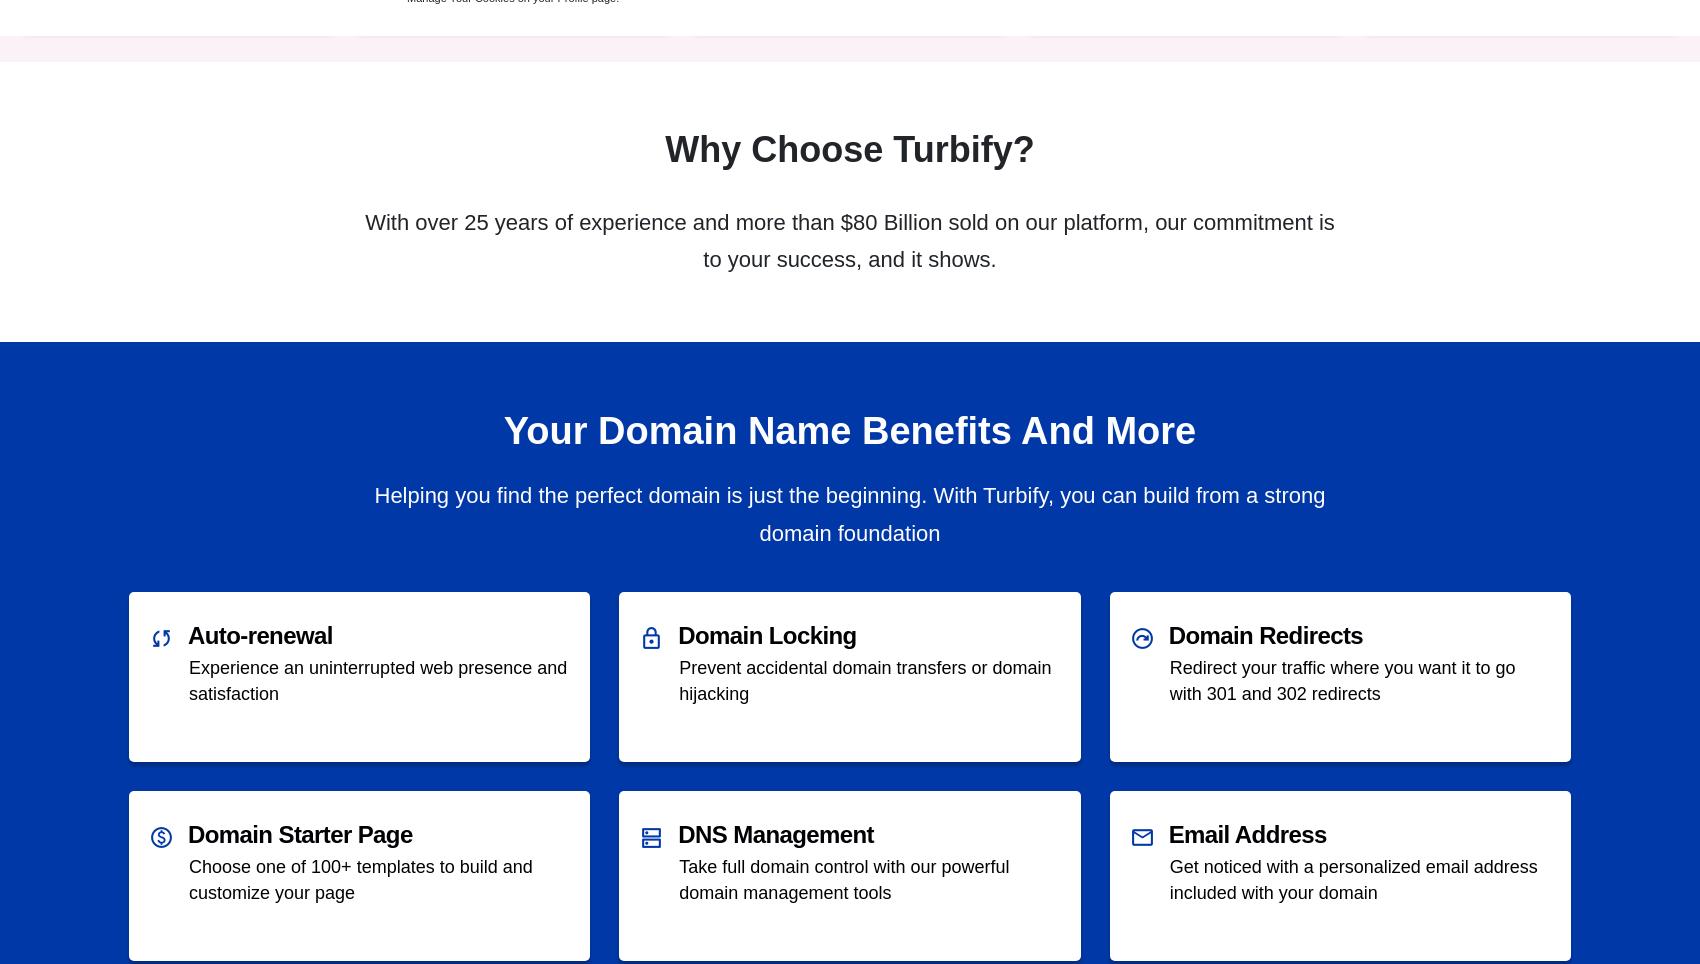 This screenshot has width=1700, height=964. Describe the element at coordinates (259, 635) in the screenshot. I see `'Auto-renewal'` at that location.